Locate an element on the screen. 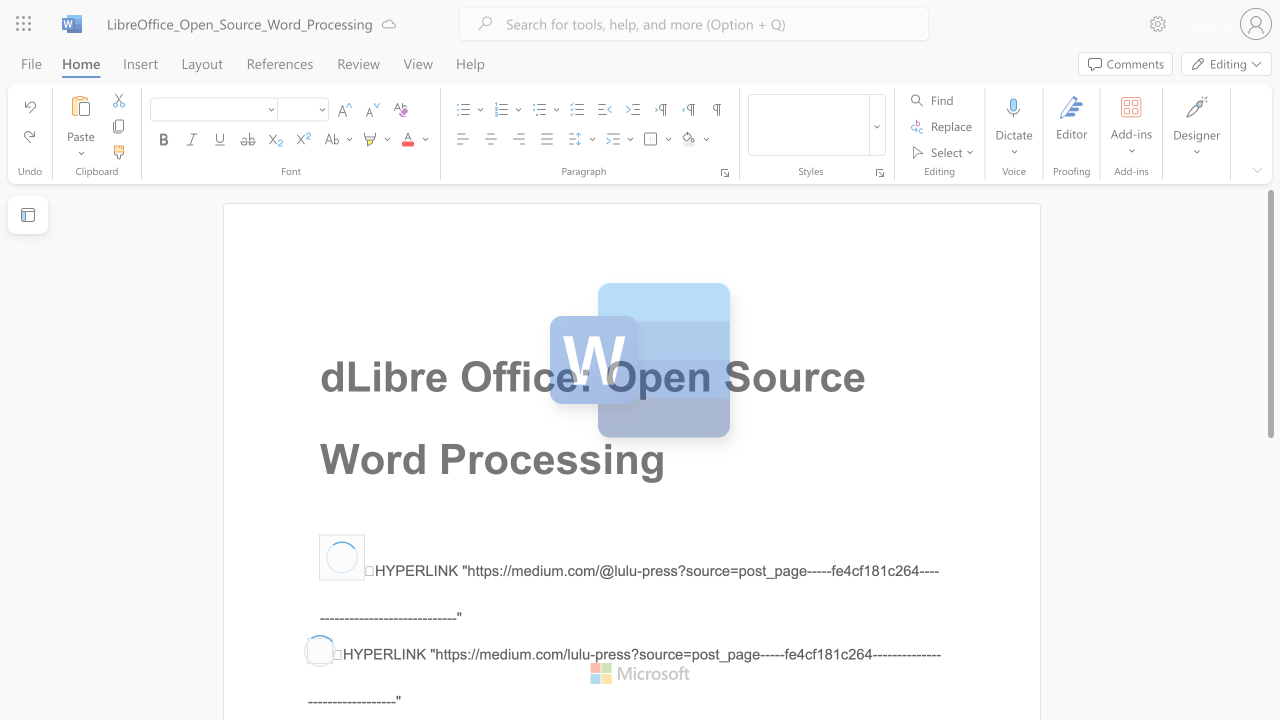 This screenshot has height=720, width=1280. the scrollbar to move the content lower is located at coordinates (1269, 678).